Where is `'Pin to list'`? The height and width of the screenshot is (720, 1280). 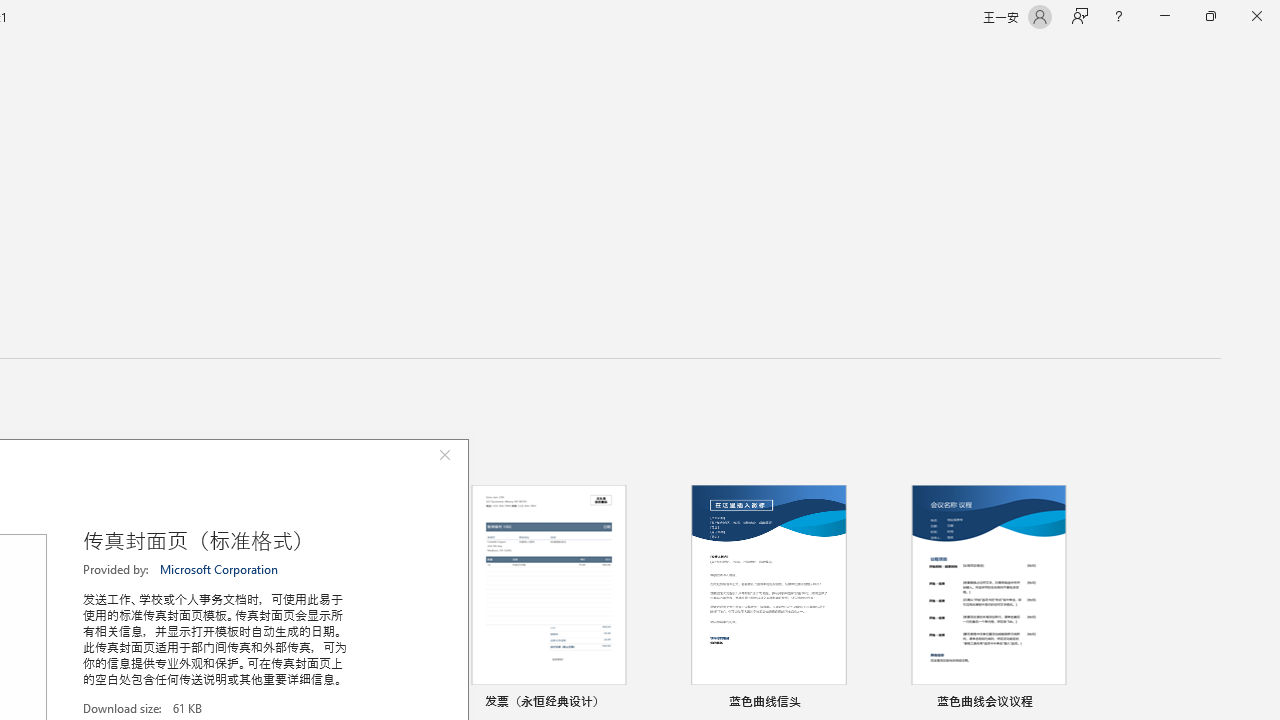
'Pin to list' is located at coordinates (1074, 702).